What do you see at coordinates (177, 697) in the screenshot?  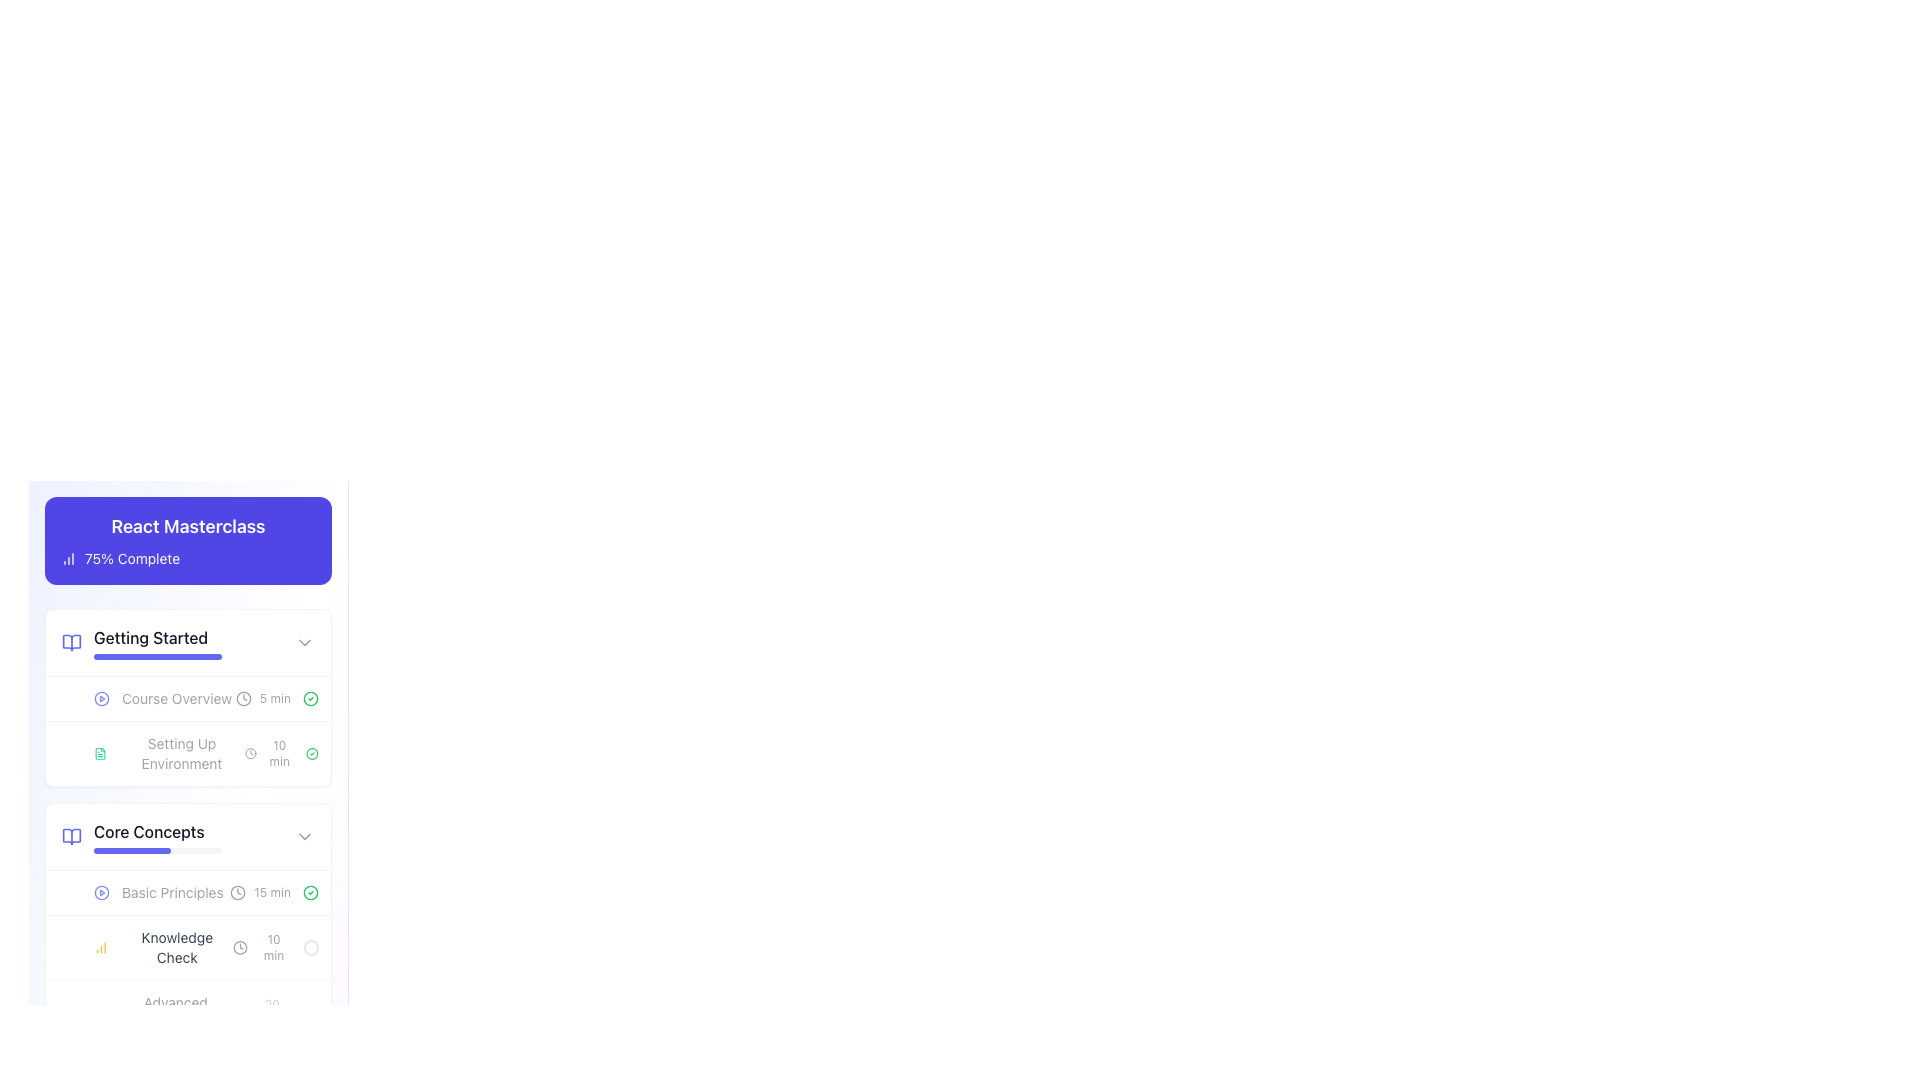 I see `text label that provides the title of the course content section, located immediately to the right of a circular play icon in the 'Getting Started' section` at bounding box center [177, 697].